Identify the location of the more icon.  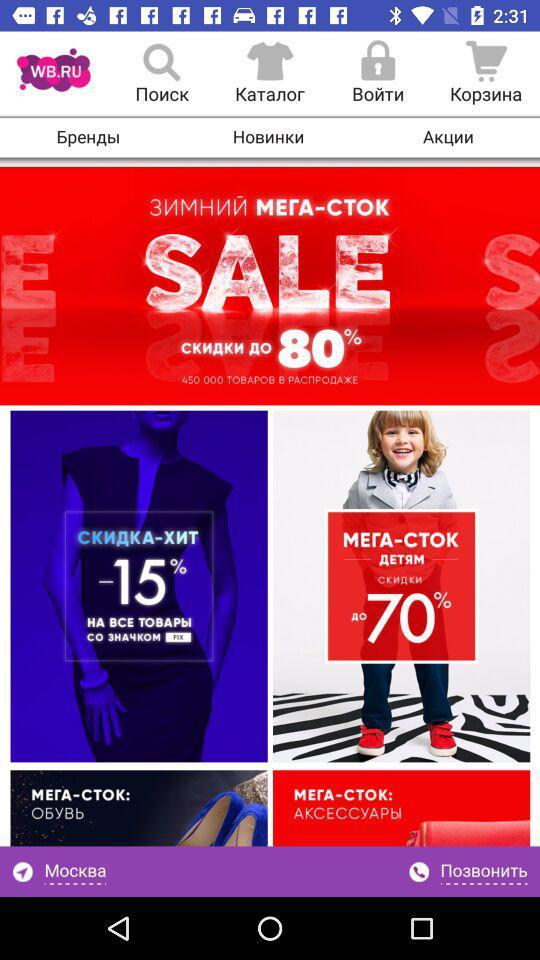
(89, 135).